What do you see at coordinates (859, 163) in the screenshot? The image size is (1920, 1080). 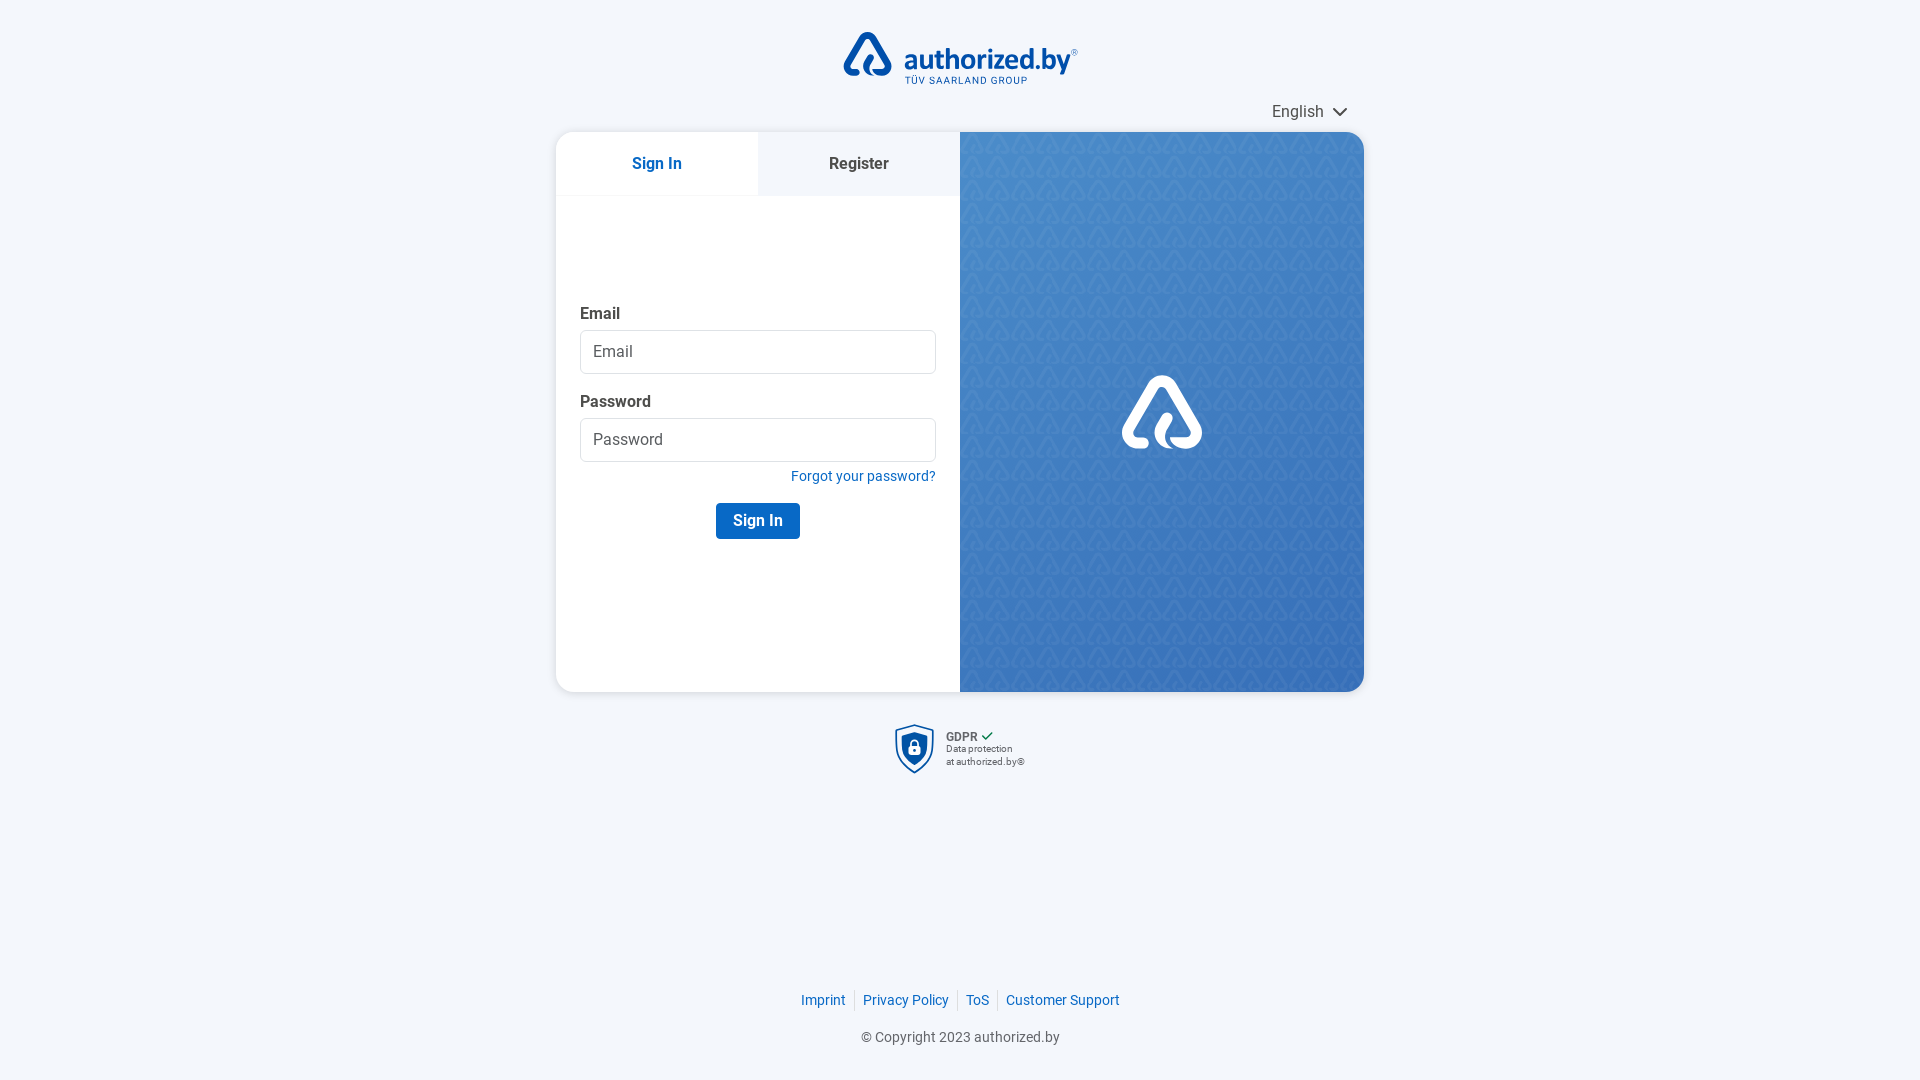 I see `'Register'` at bounding box center [859, 163].